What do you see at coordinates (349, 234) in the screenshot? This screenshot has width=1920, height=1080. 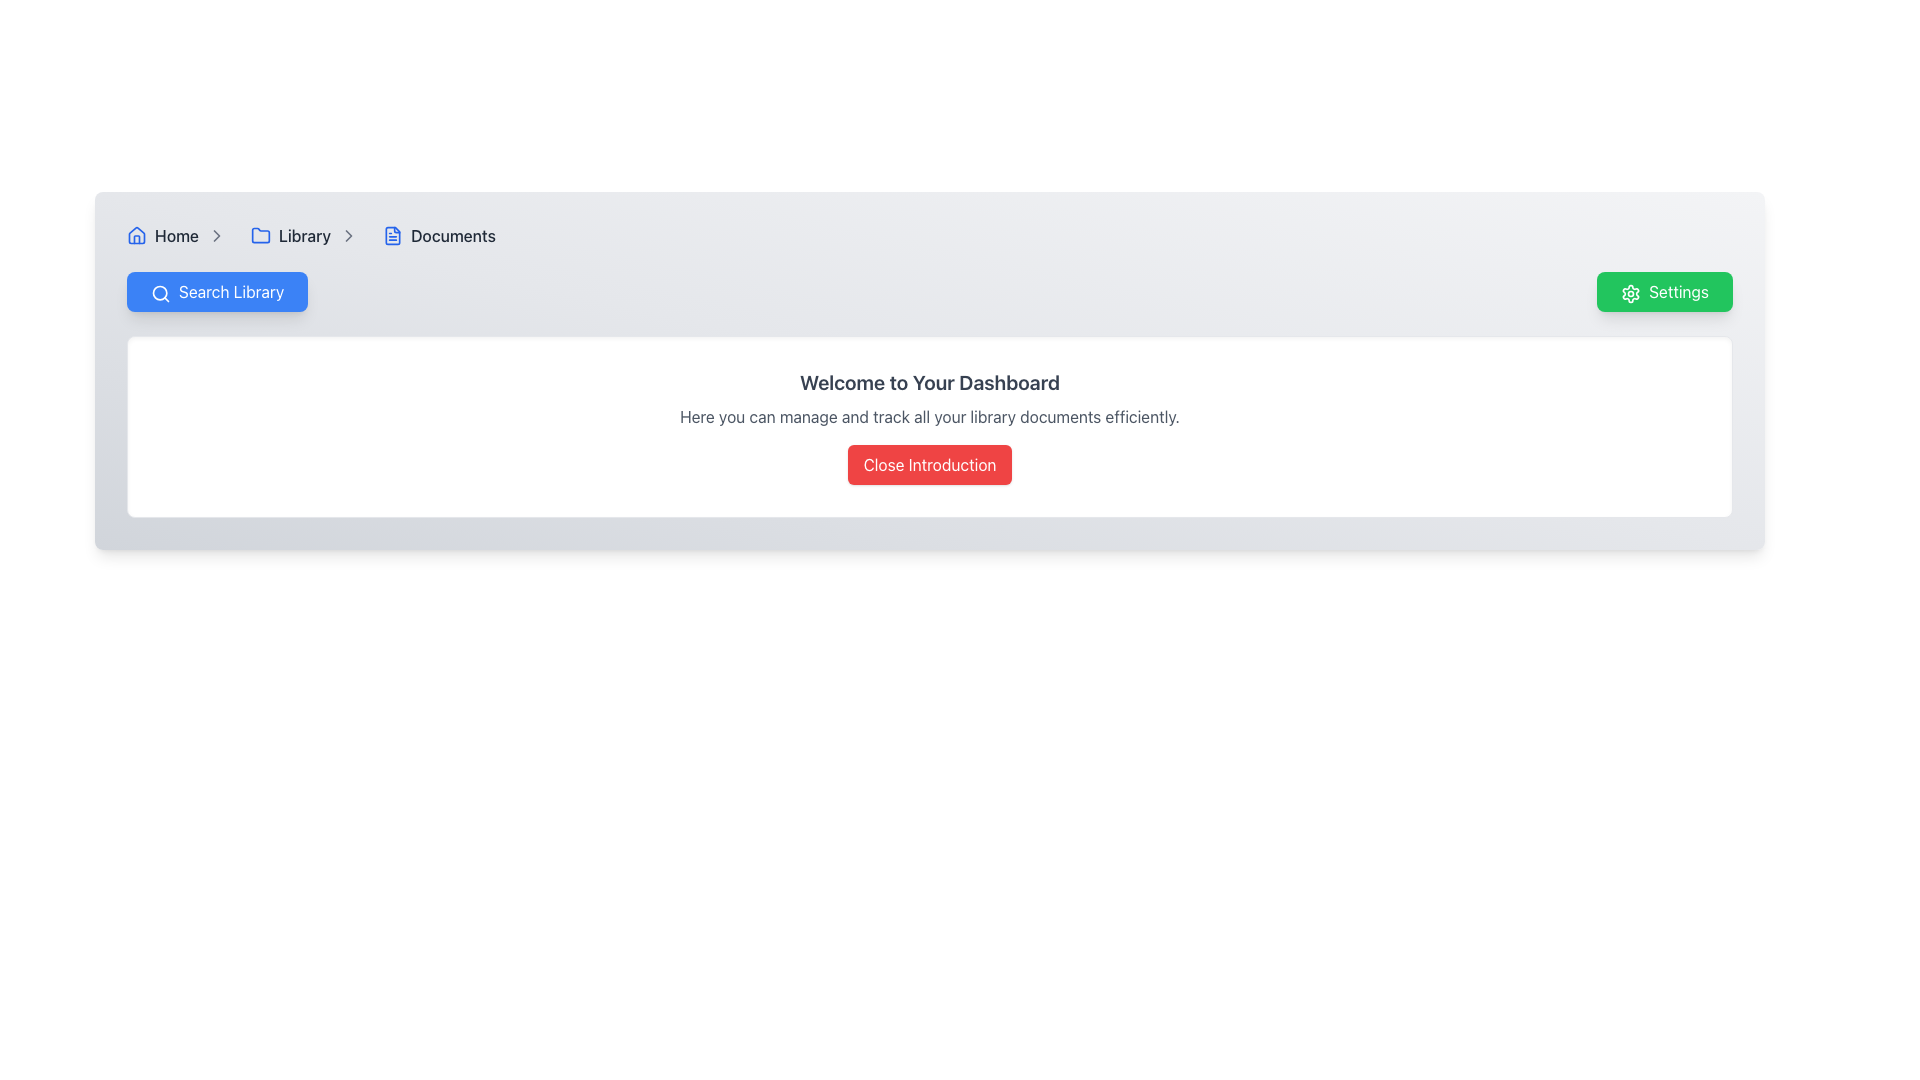 I see `the Chevron Right icon located in the navigation bar between the 'Library' and 'Documents' labels in the breadcrumb trail` at bounding box center [349, 234].